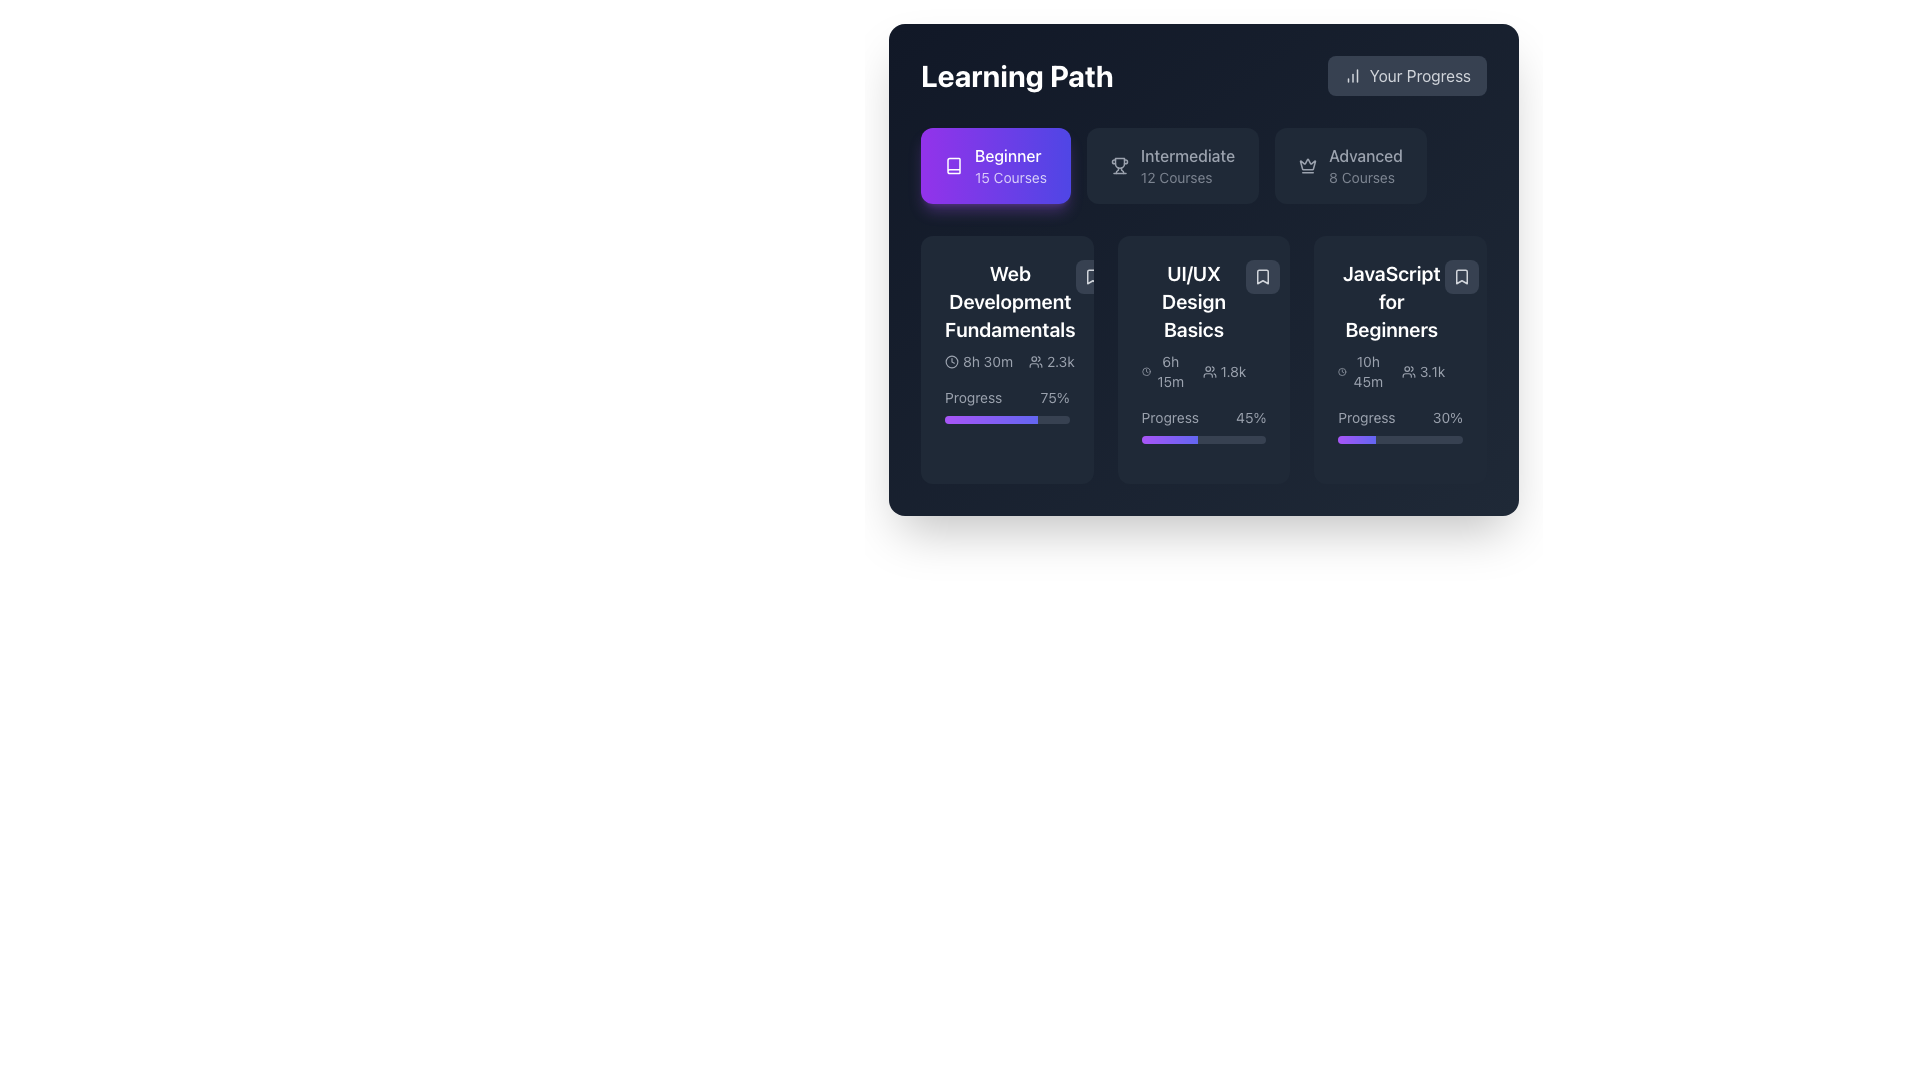  Describe the element at coordinates (1399, 358) in the screenshot. I see `the progress bar of the 'JavaScript for Beginners' course overview card, located in the third column of the curriculum overview section` at that location.